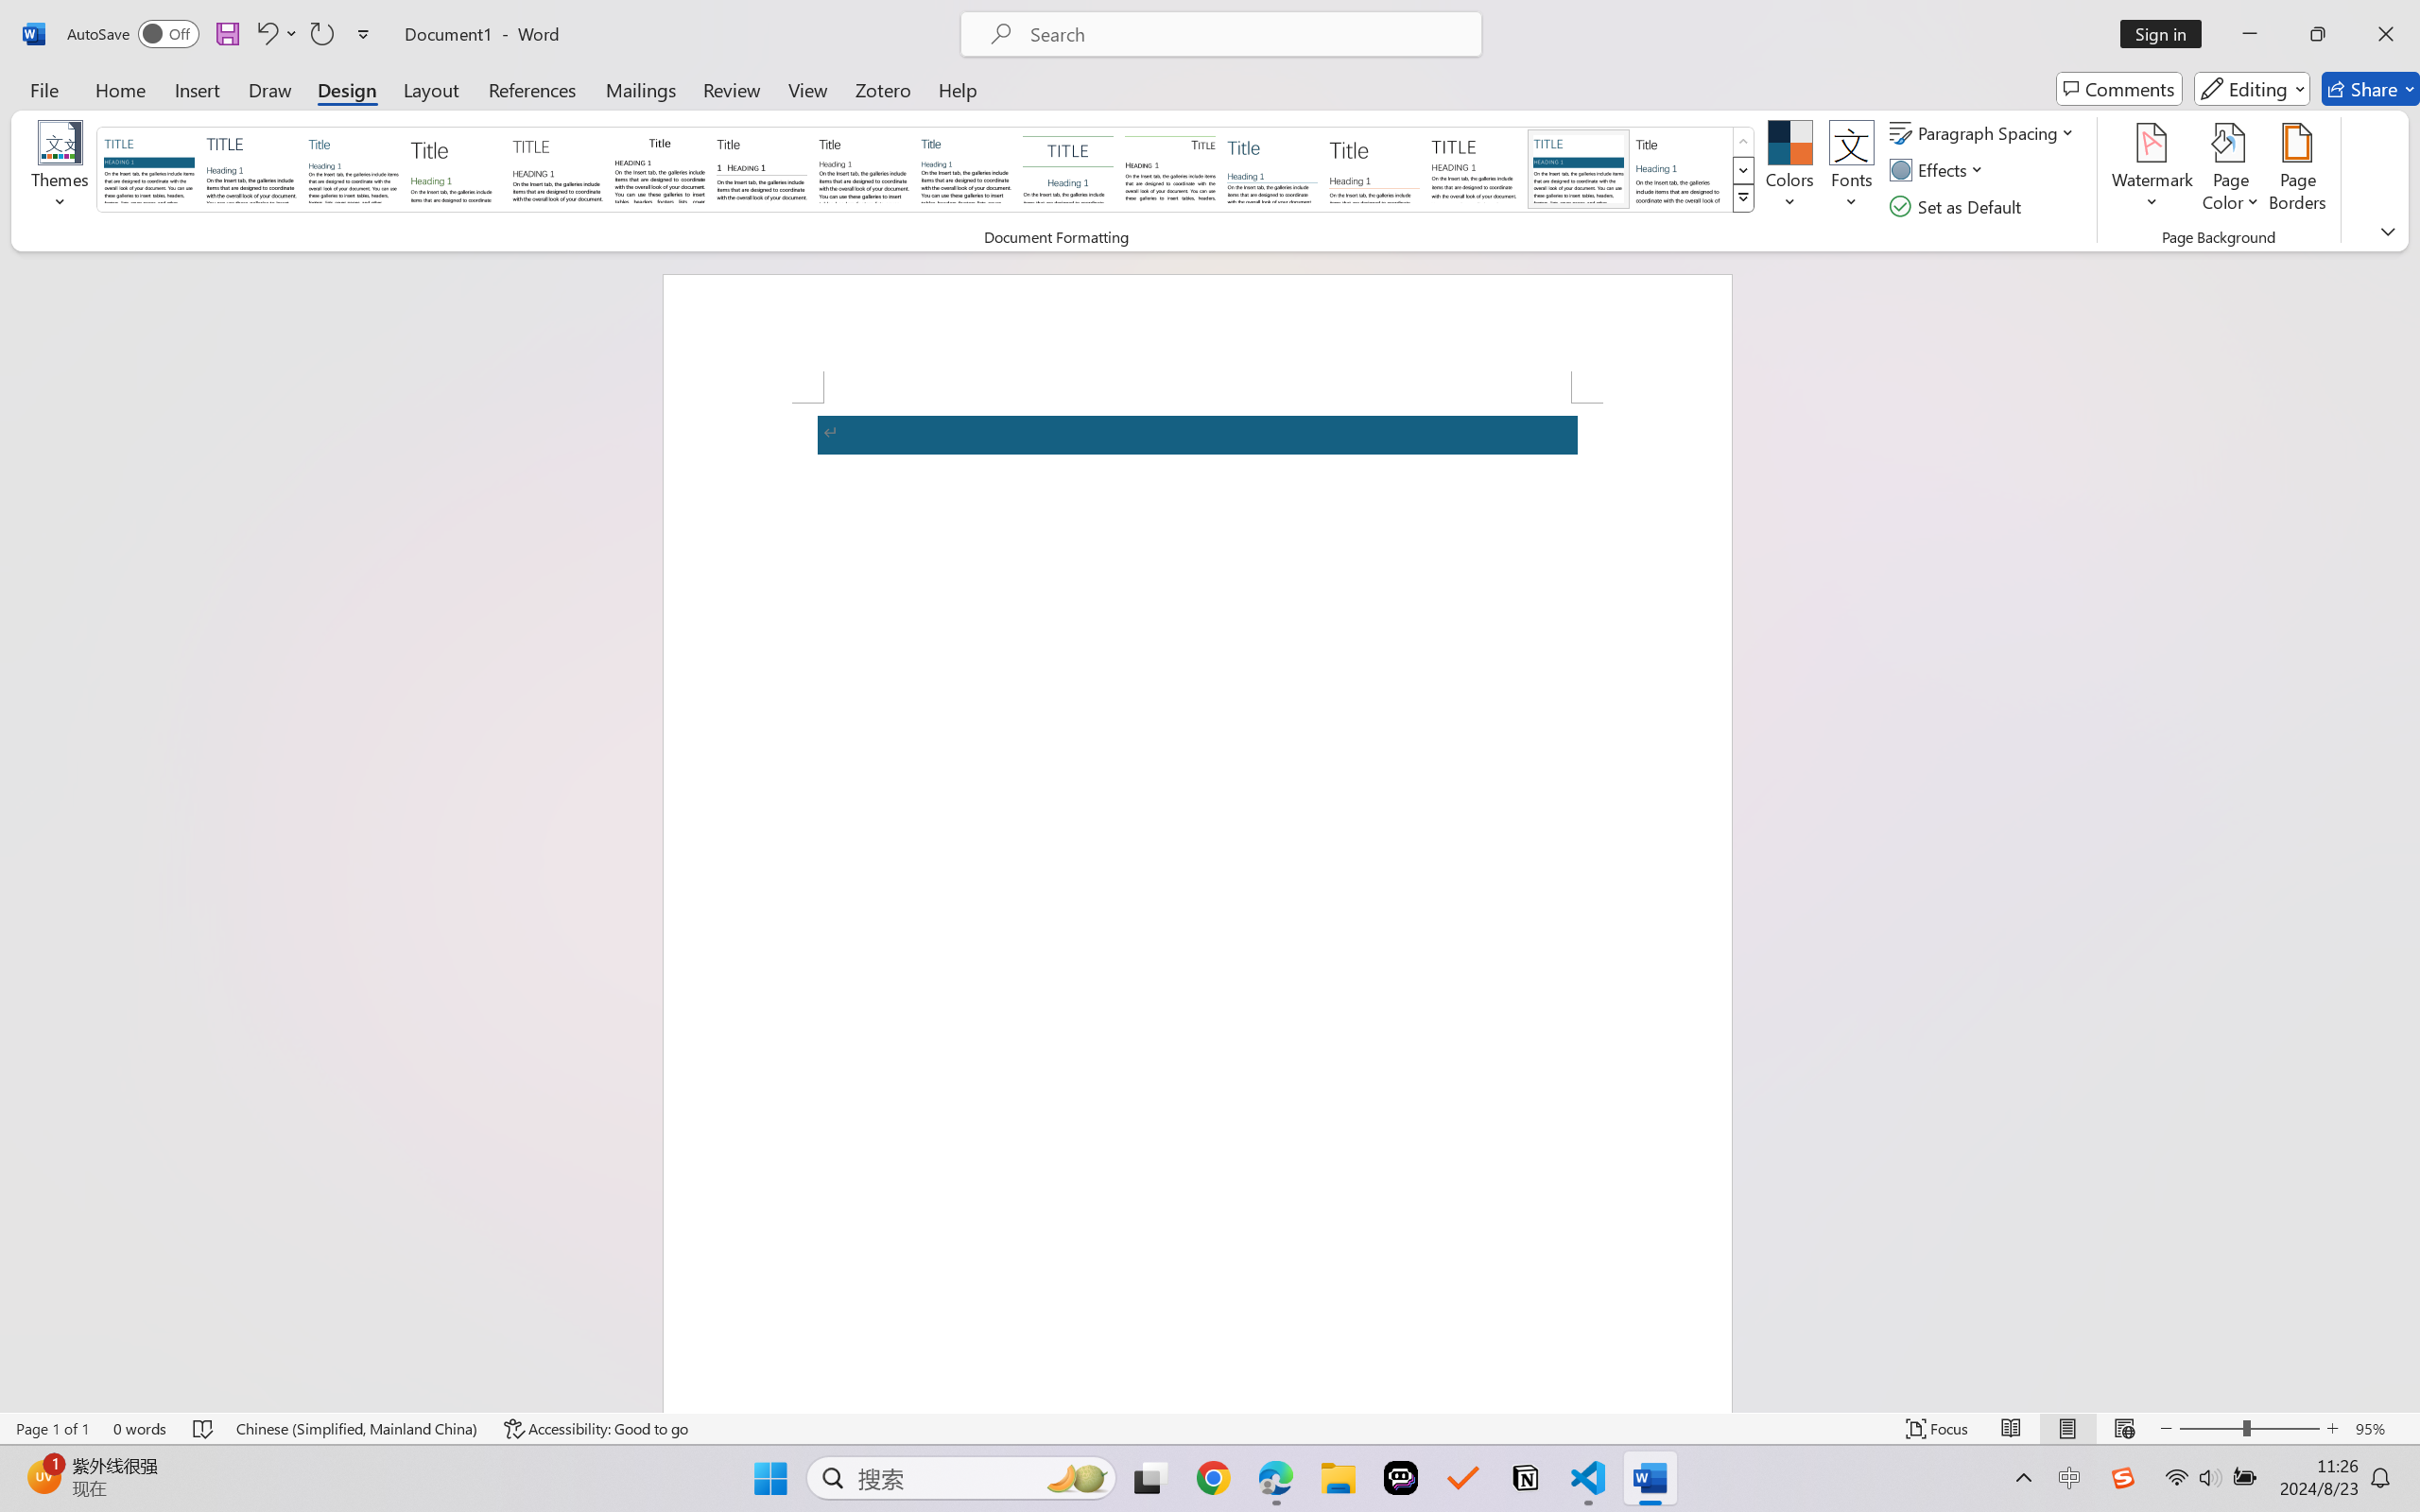  What do you see at coordinates (2152, 170) in the screenshot?
I see `'Watermark'` at bounding box center [2152, 170].